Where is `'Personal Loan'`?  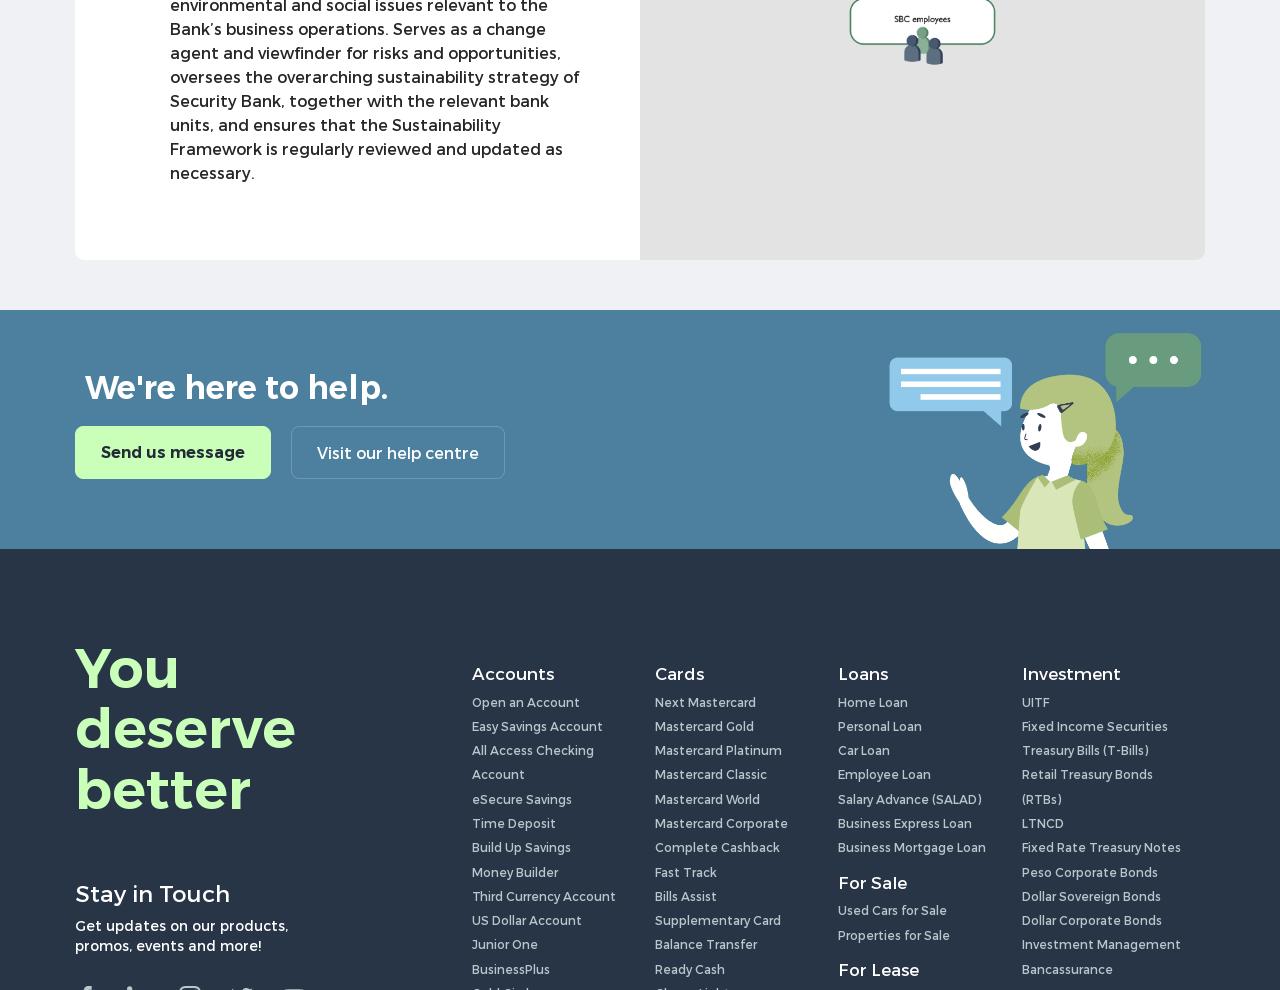 'Personal Loan' is located at coordinates (880, 723).